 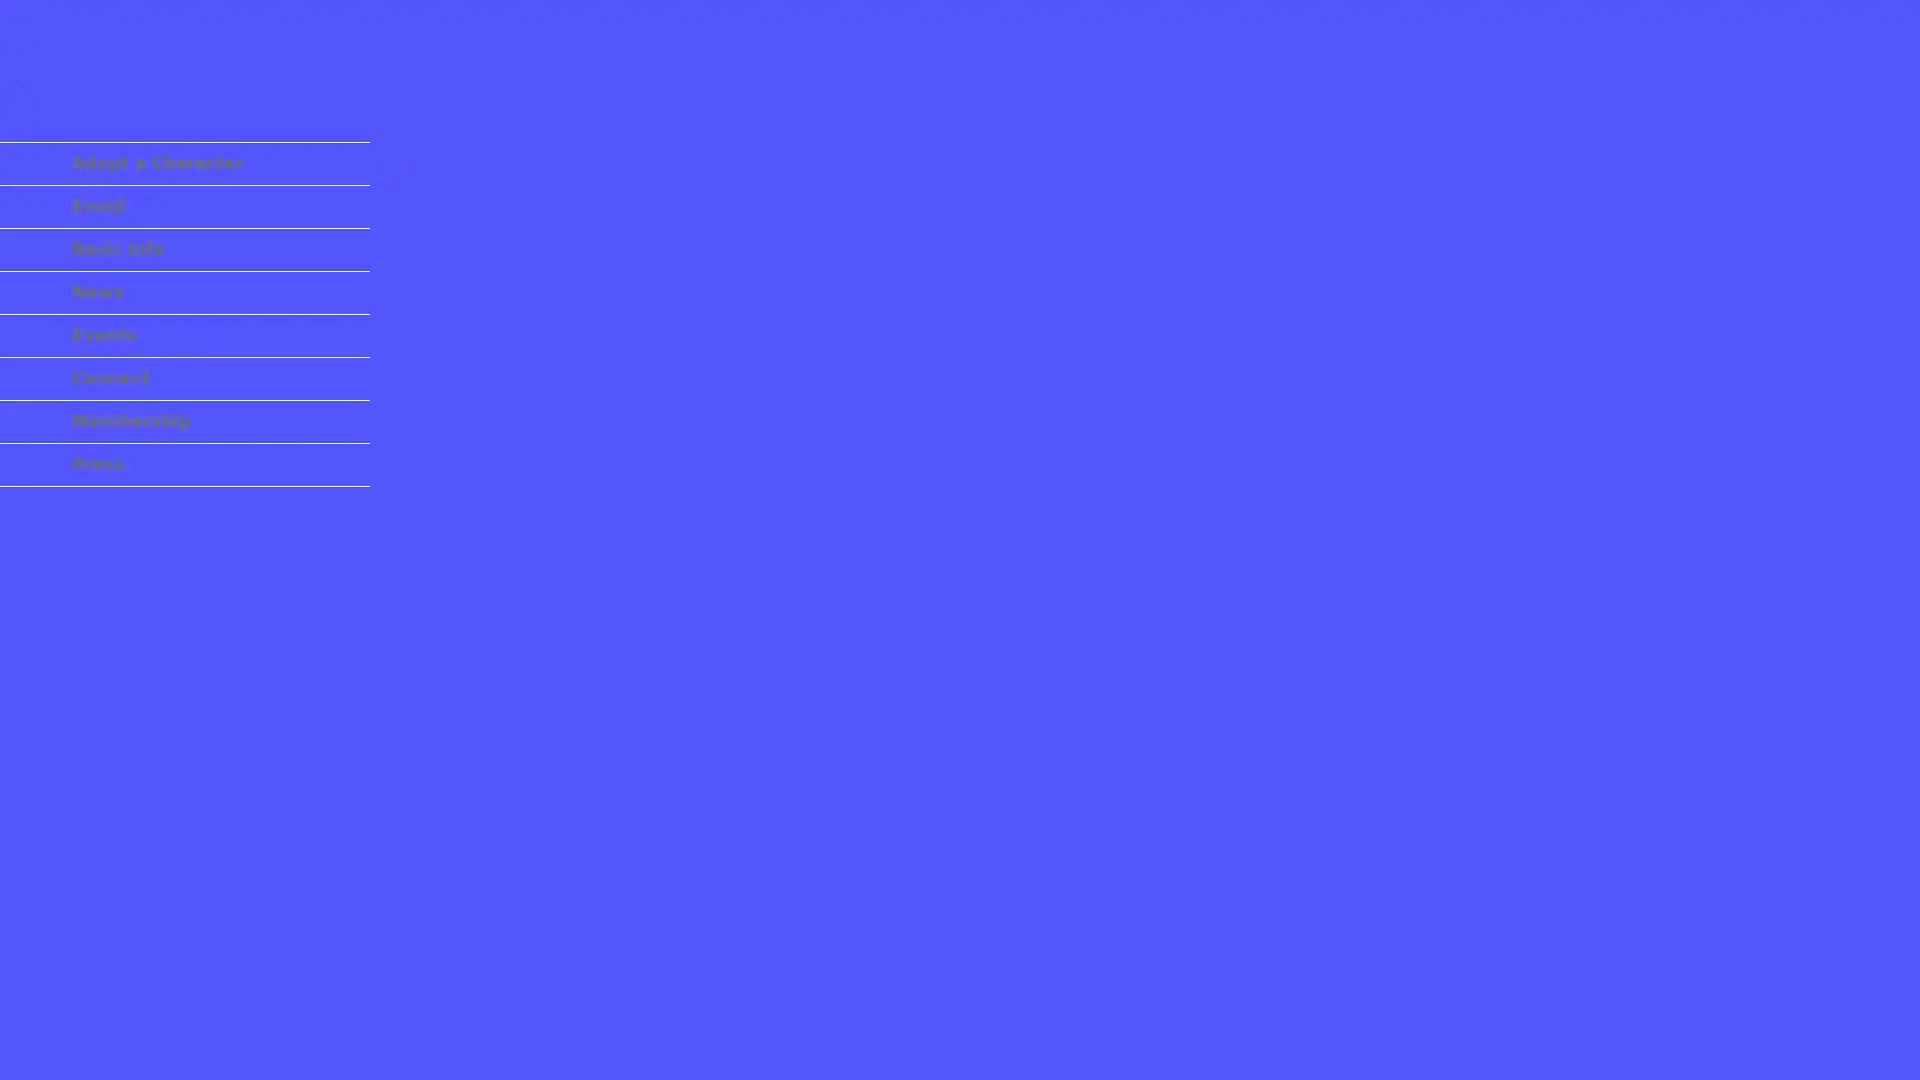 I want to click on U+1F600, so click(x=595, y=543).